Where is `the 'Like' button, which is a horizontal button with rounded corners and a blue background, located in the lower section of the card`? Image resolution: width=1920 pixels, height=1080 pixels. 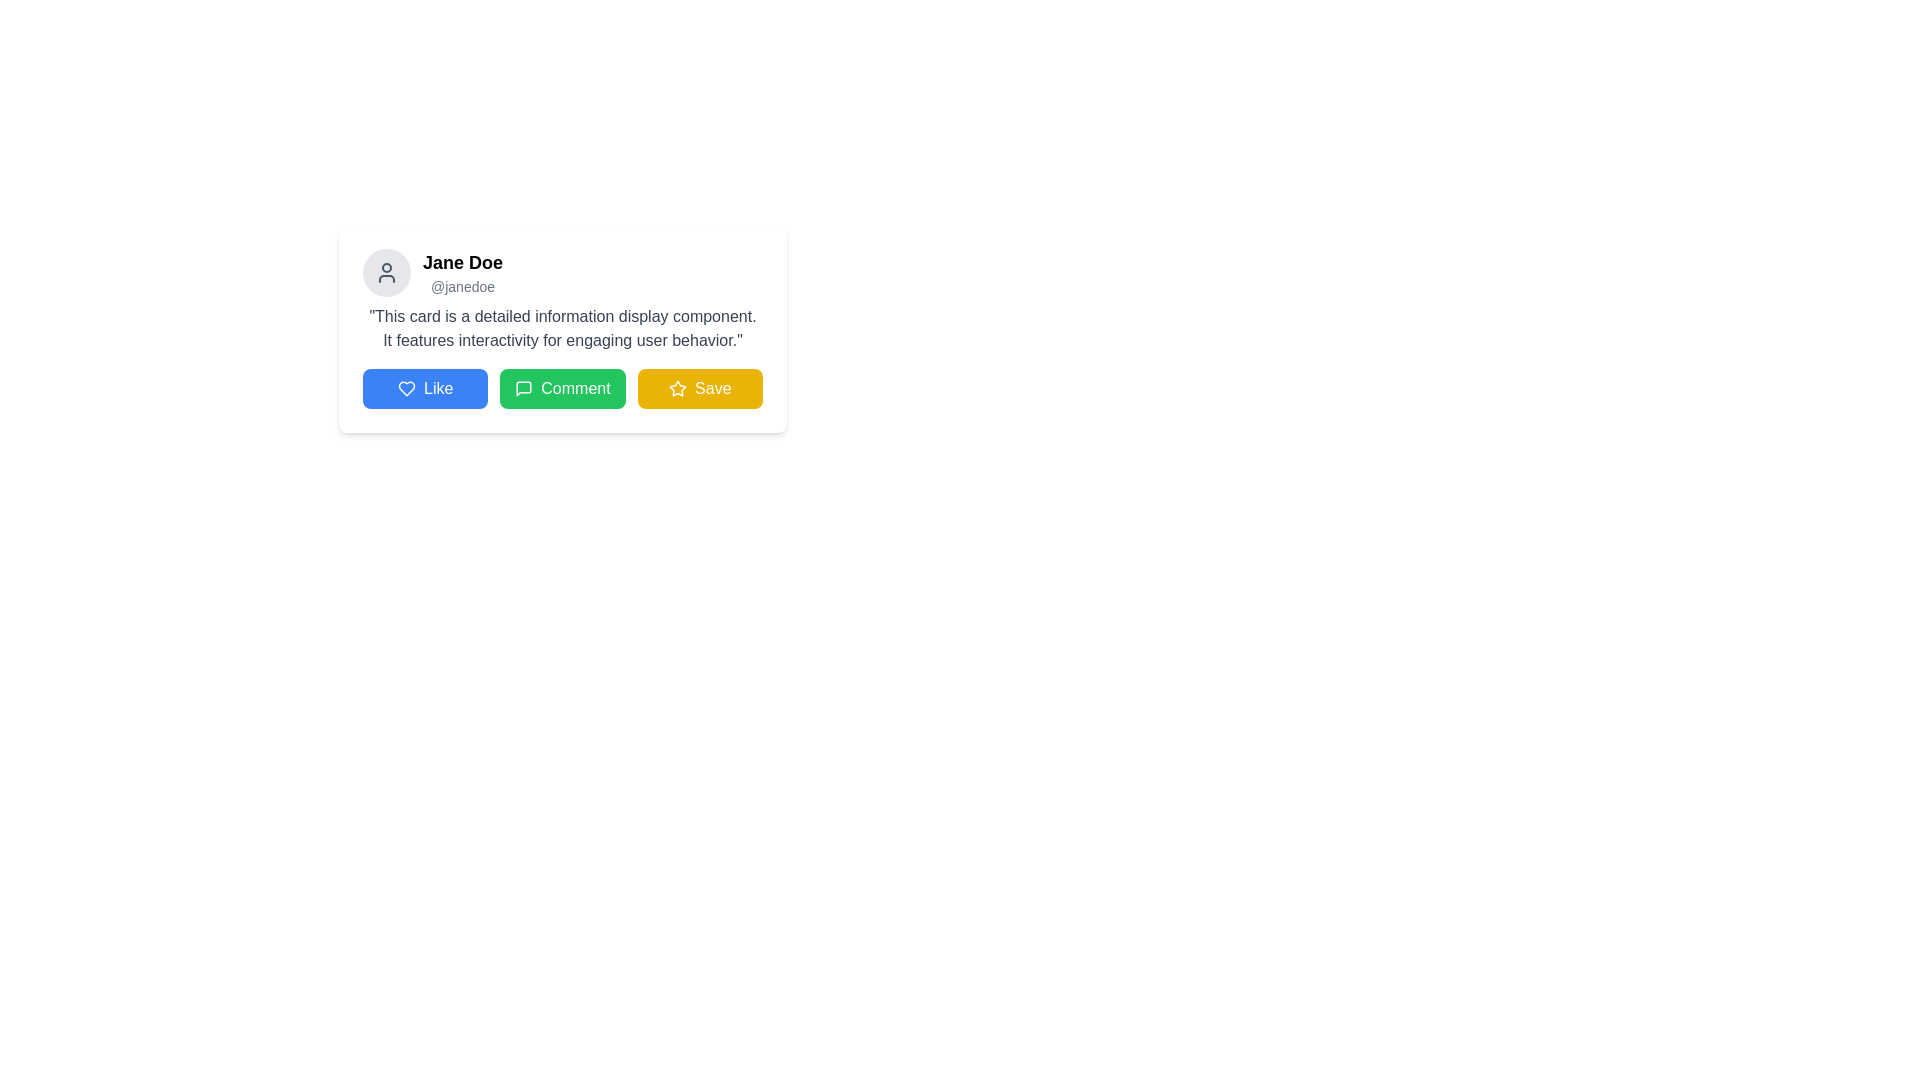 the 'Like' button, which is a horizontal button with rounded corners and a blue background, located in the lower section of the card is located at coordinates (424, 389).